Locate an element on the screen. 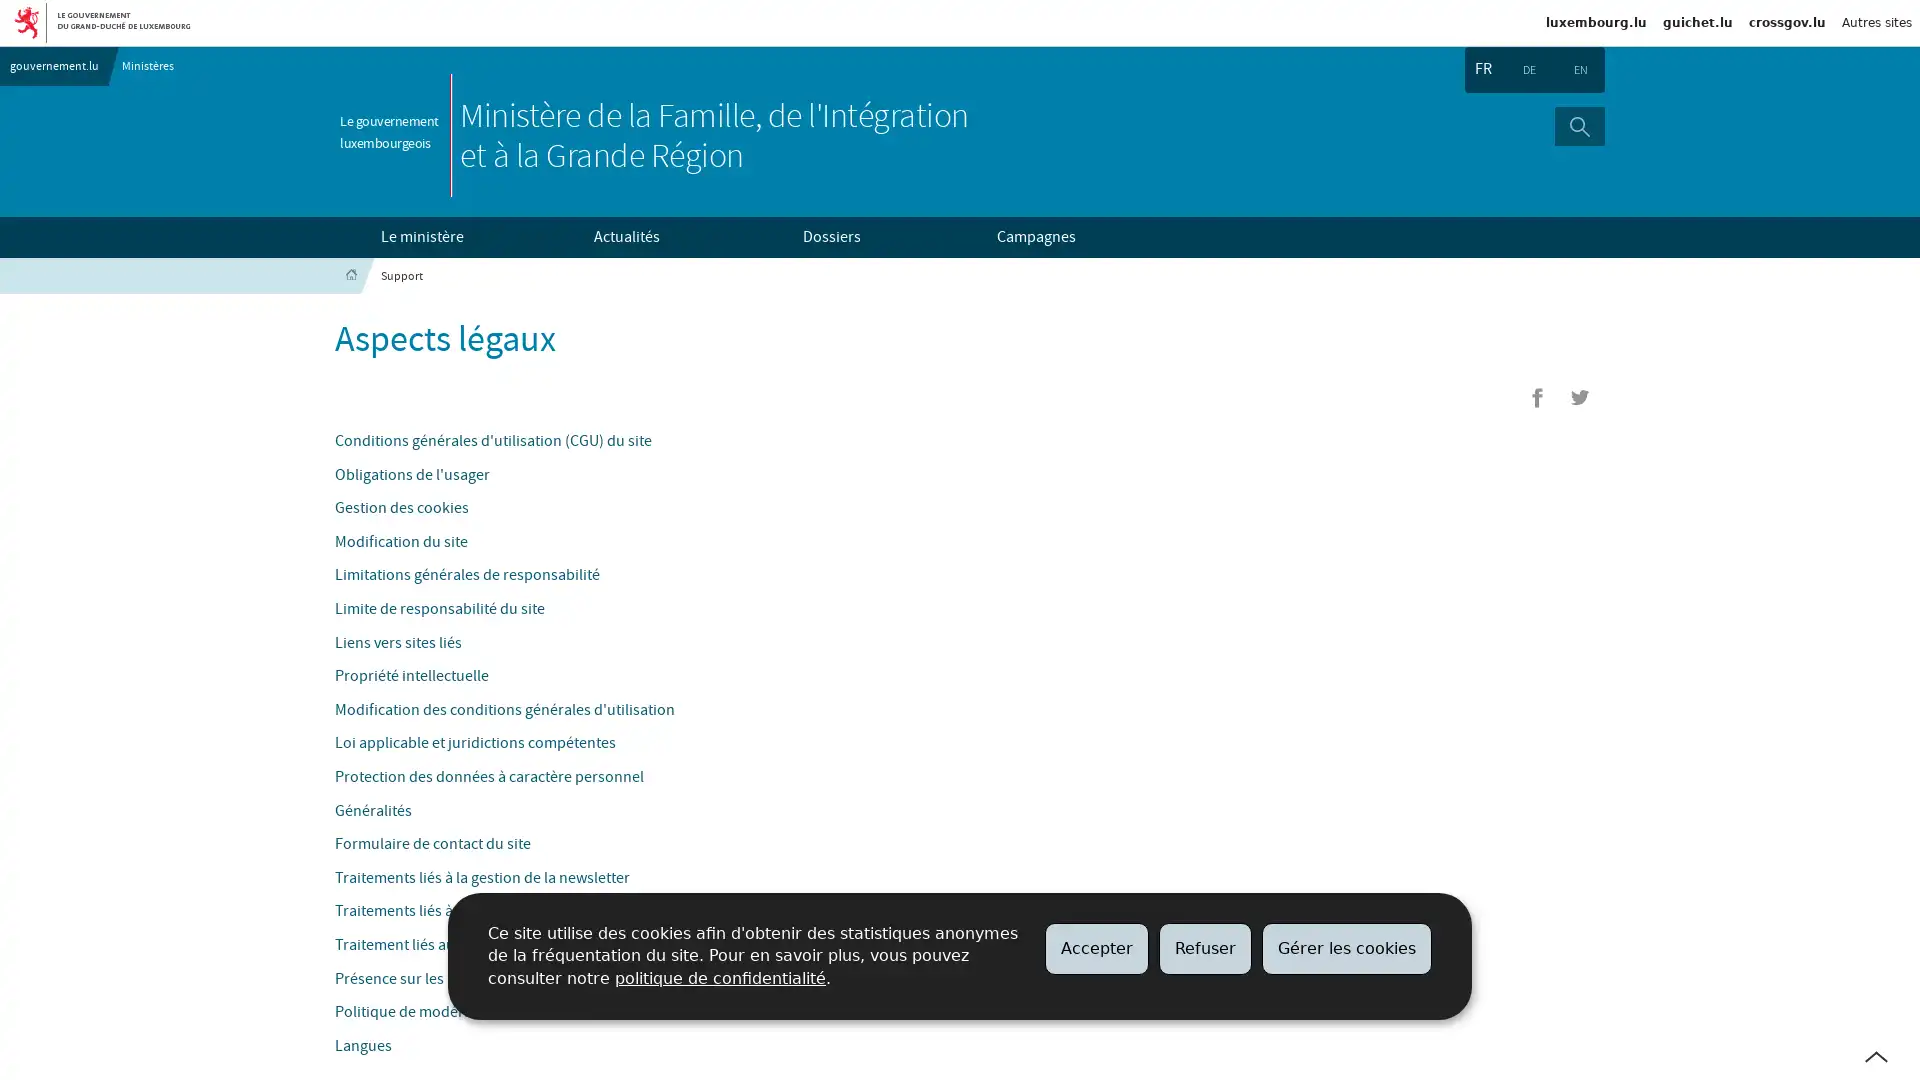  Refuser is located at coordinates (1204, 947).